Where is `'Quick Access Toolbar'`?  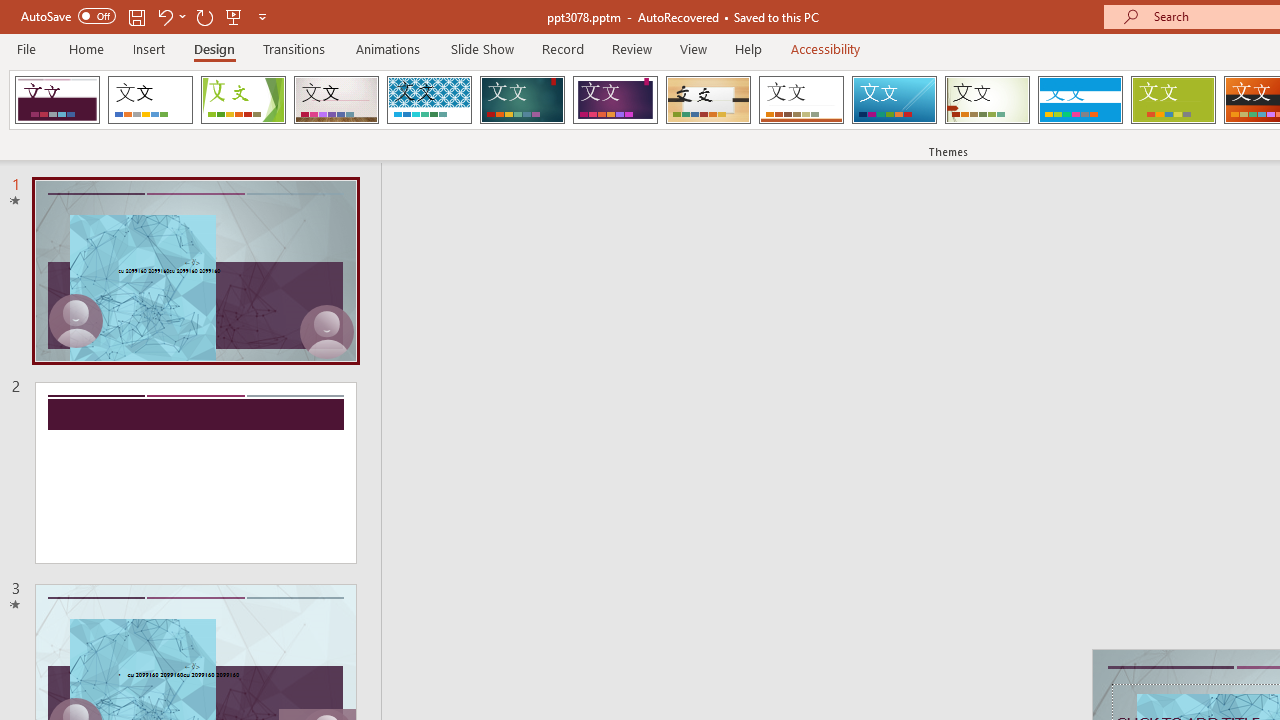
'Quick Access Toolbar' is located at coordinates (144, 16).